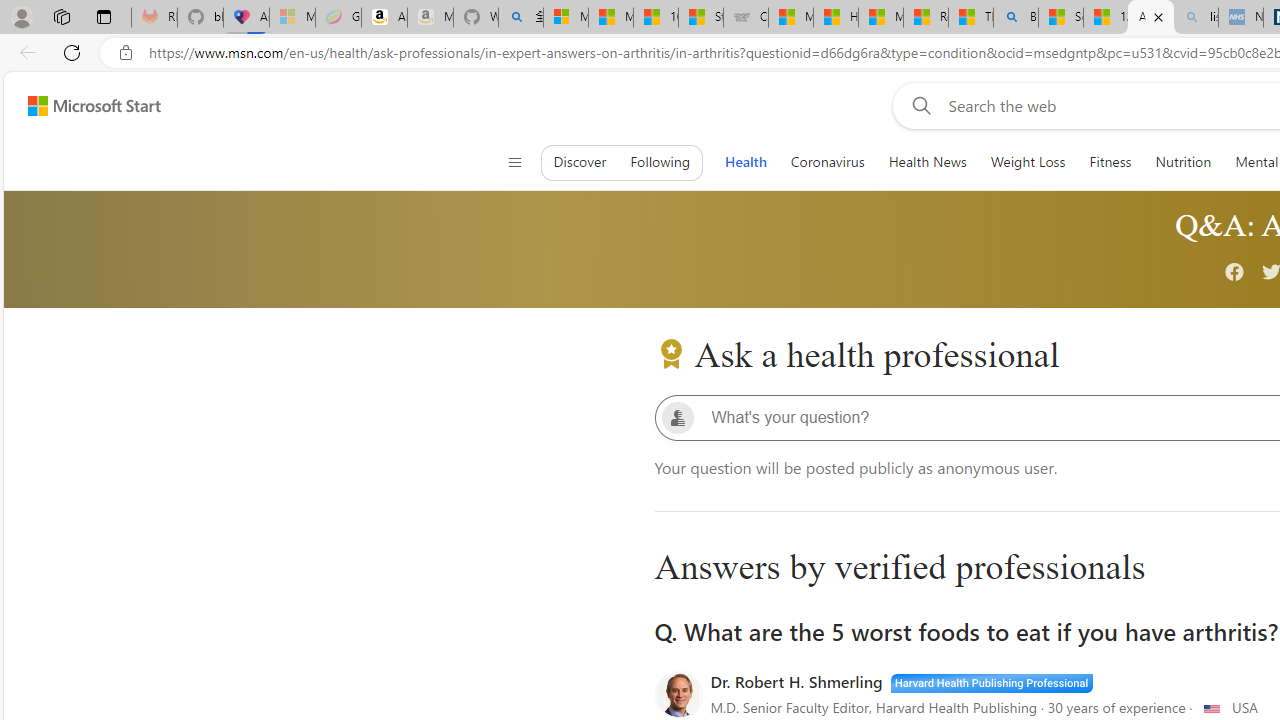 This screenshot has height=720, width=1280. Describe the element at coordinates (744, 161) in the screenshot. I see `'Health'` at that location.